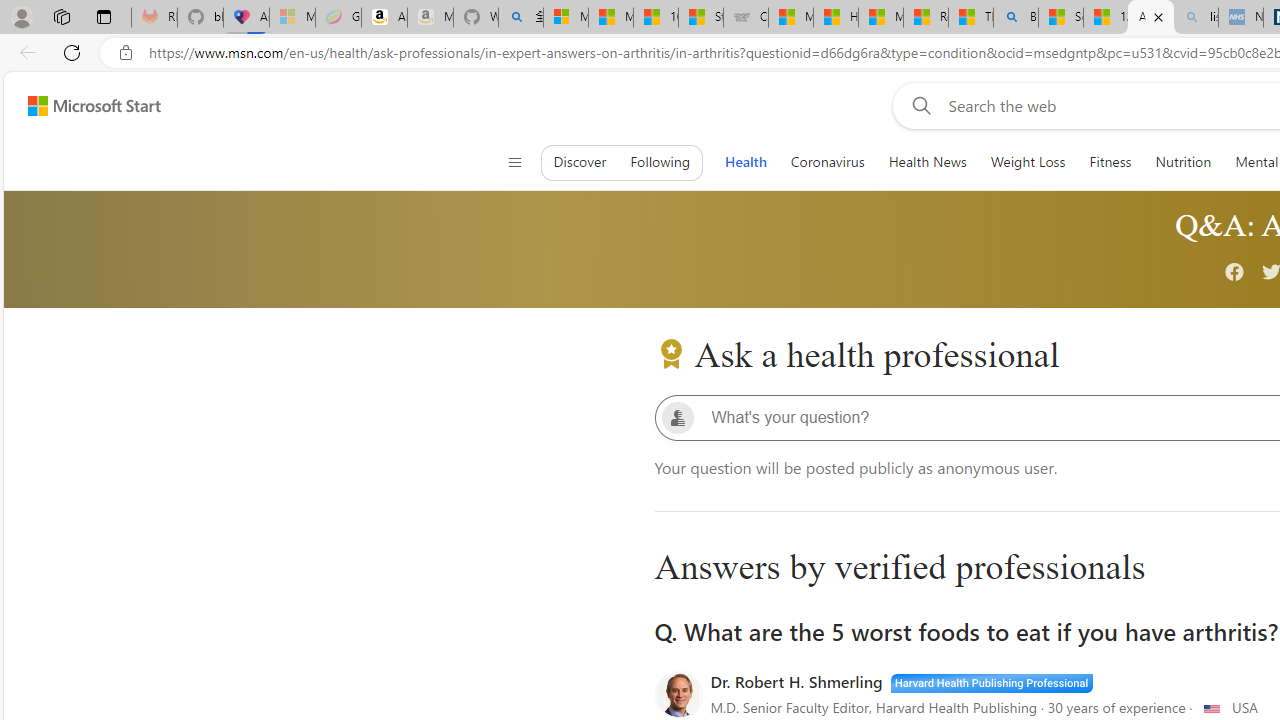 This screenshot has height=720, width=1280. Describe the element at coordinates (744, 161) in the screenshot. I see `'Health'` at that location.